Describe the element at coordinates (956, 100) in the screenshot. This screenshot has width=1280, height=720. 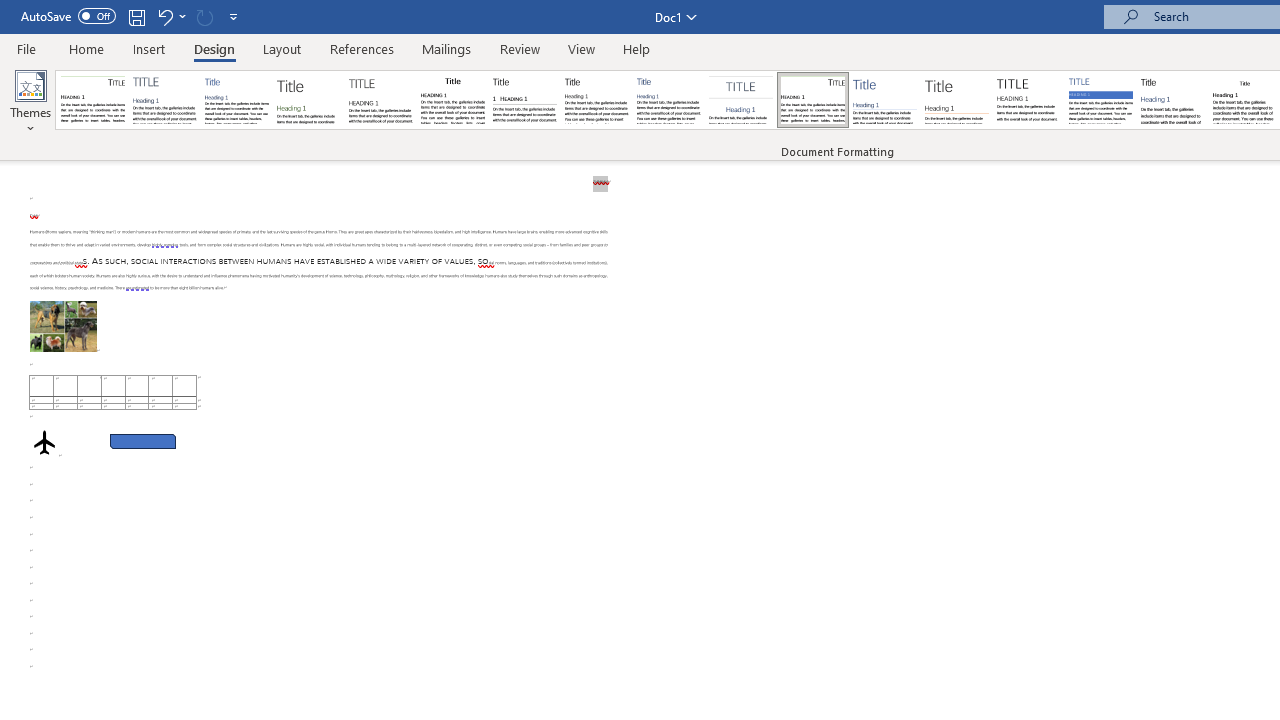
I see `'Lines (Stylish)'` at that location.